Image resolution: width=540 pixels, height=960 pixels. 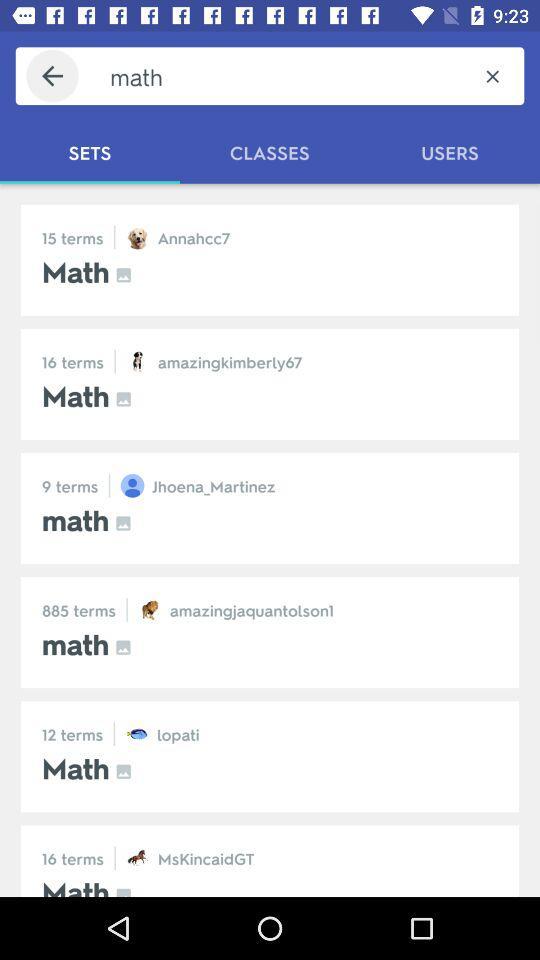 I want to click on the icon which is before the lopati, so click(x=136, y=733).